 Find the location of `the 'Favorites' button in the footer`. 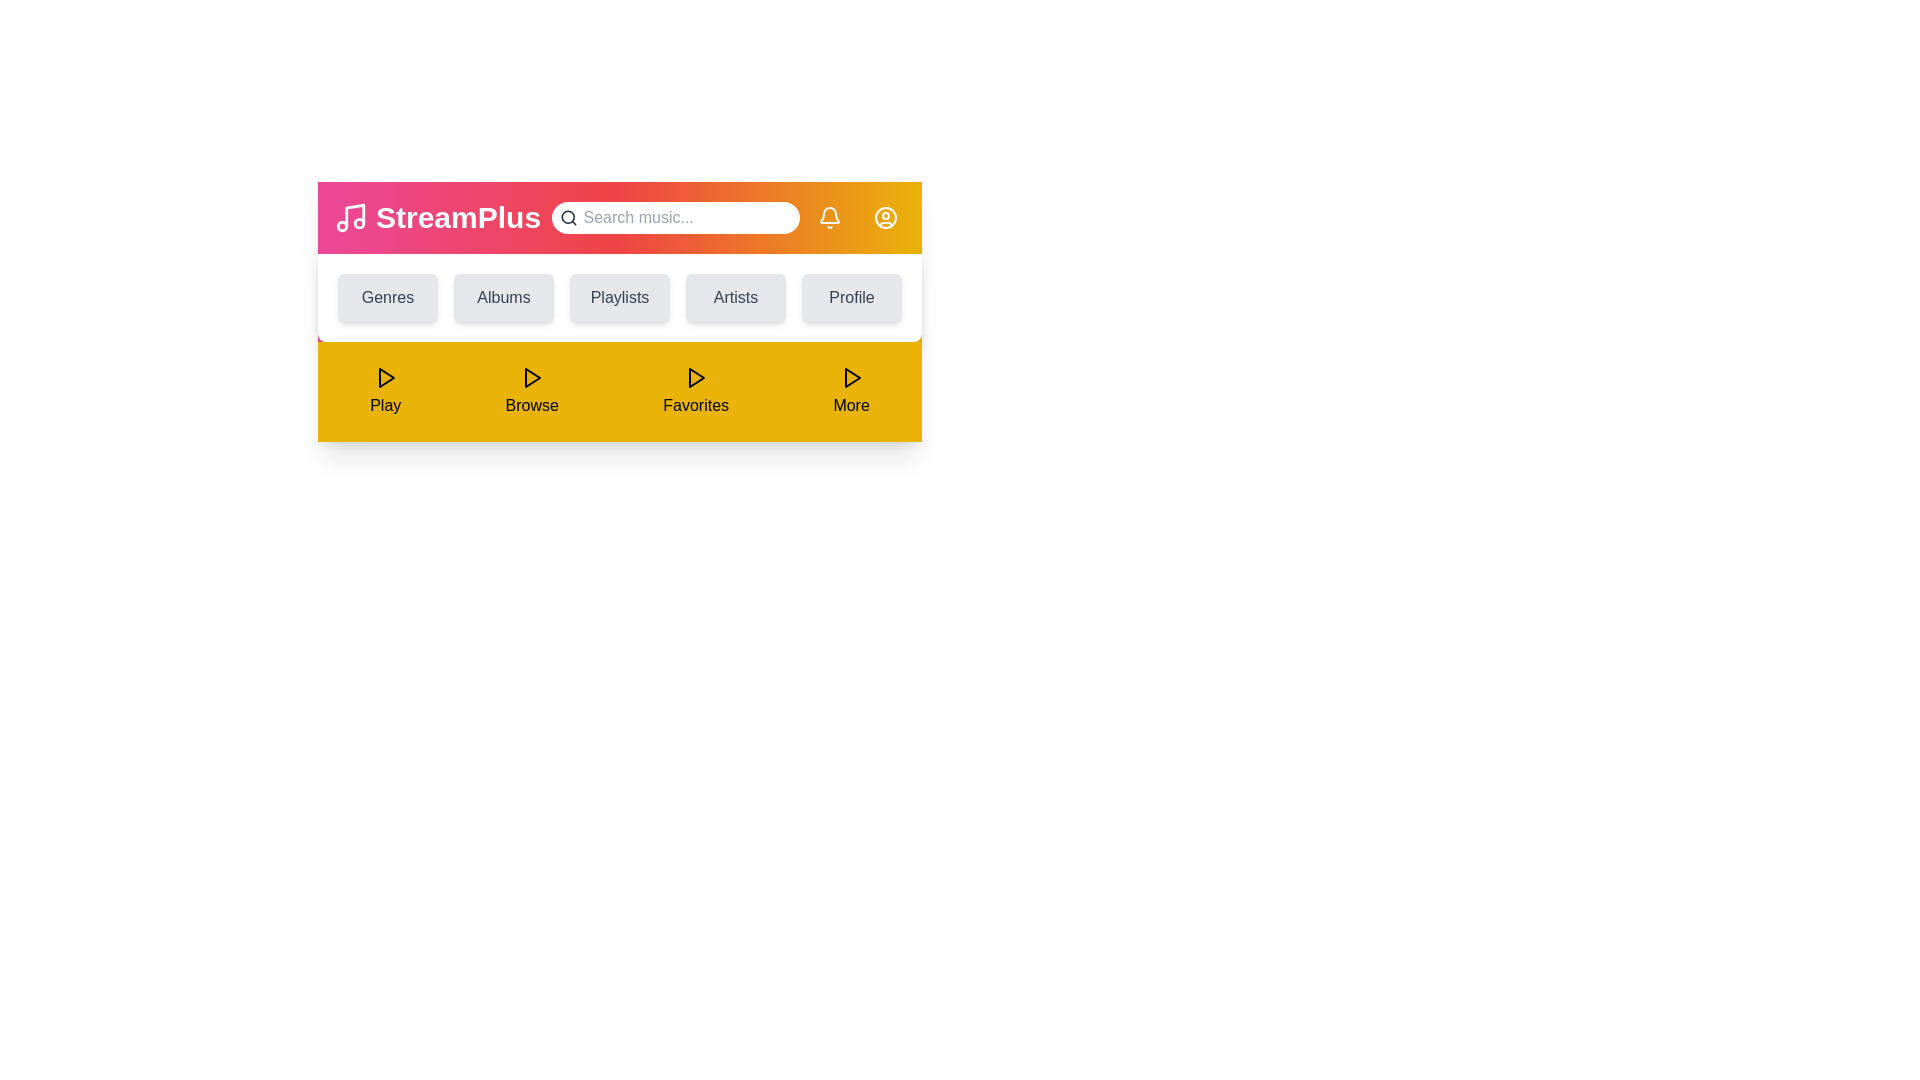

the 'Favorites' button in the footer is located at coordinates (696, 392).